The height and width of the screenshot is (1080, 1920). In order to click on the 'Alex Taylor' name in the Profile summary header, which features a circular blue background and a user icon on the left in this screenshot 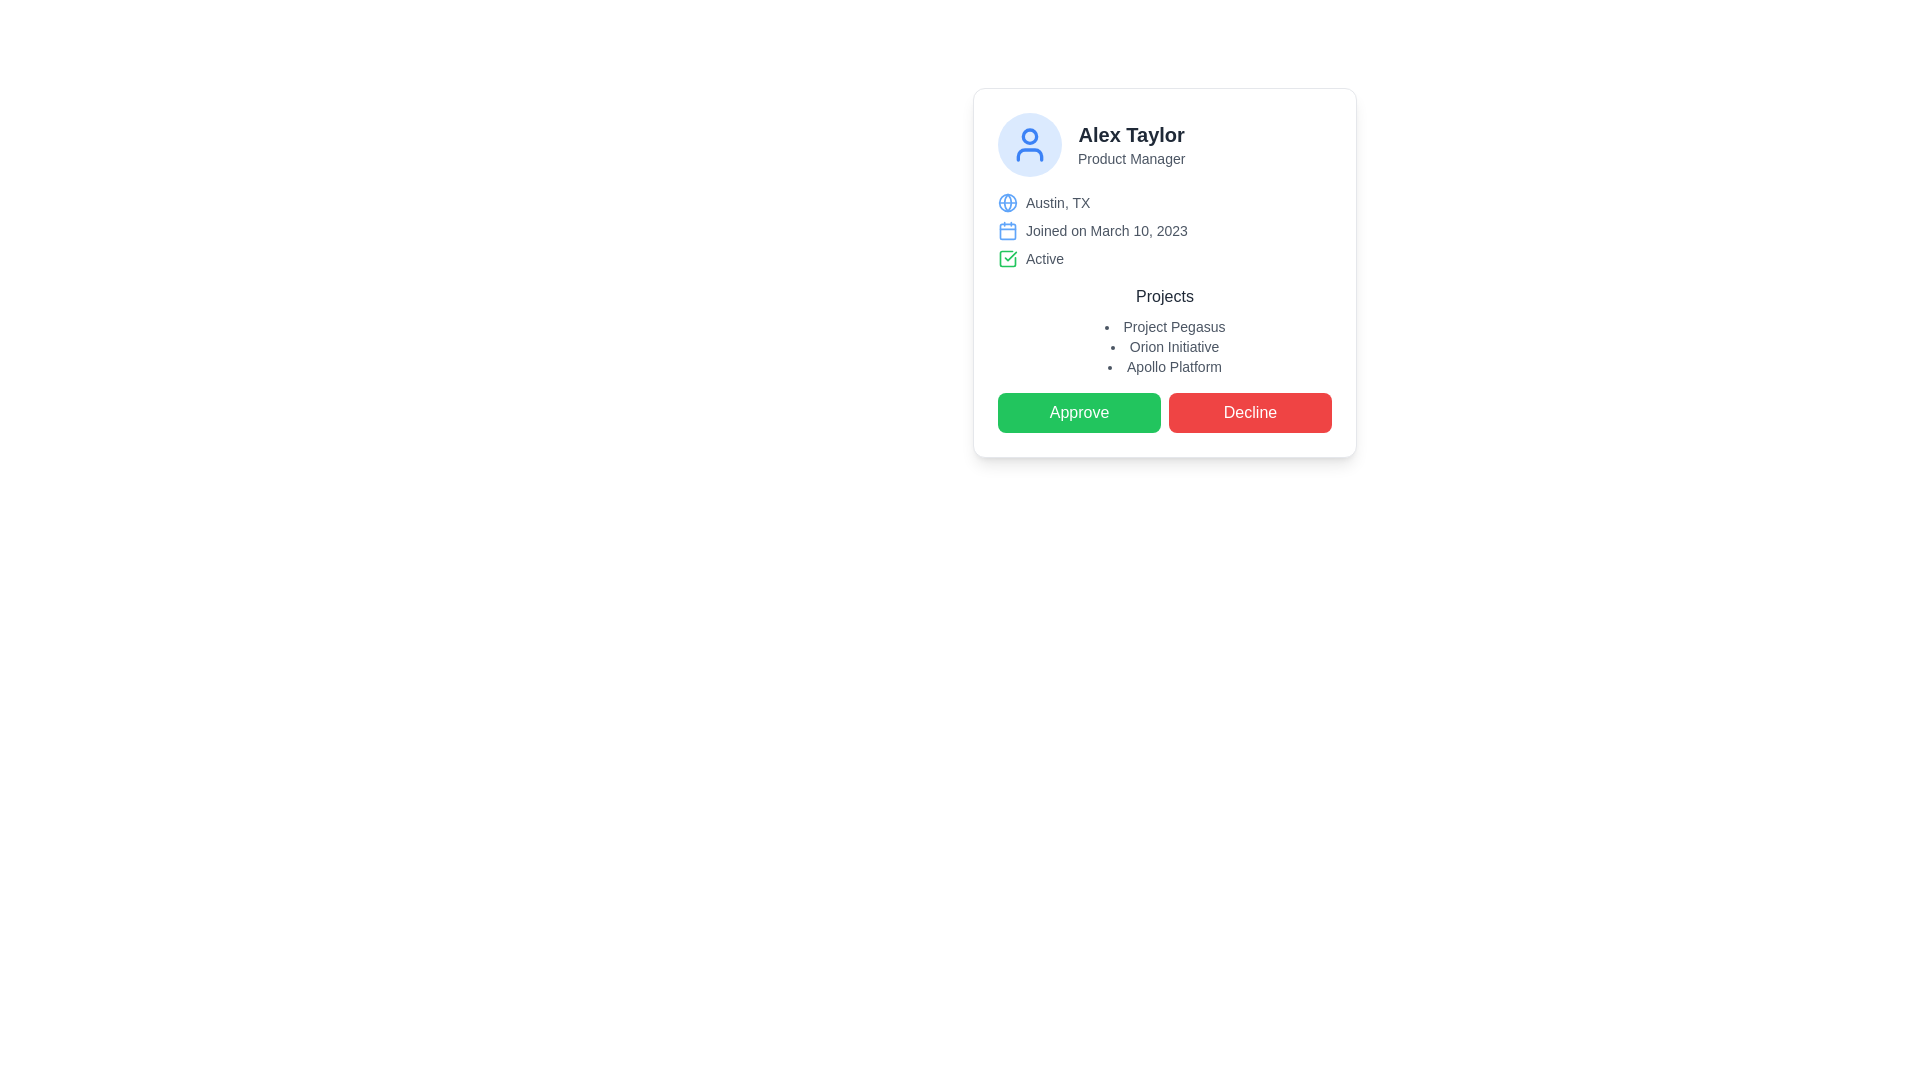, I will do `click(1165, 144)`.